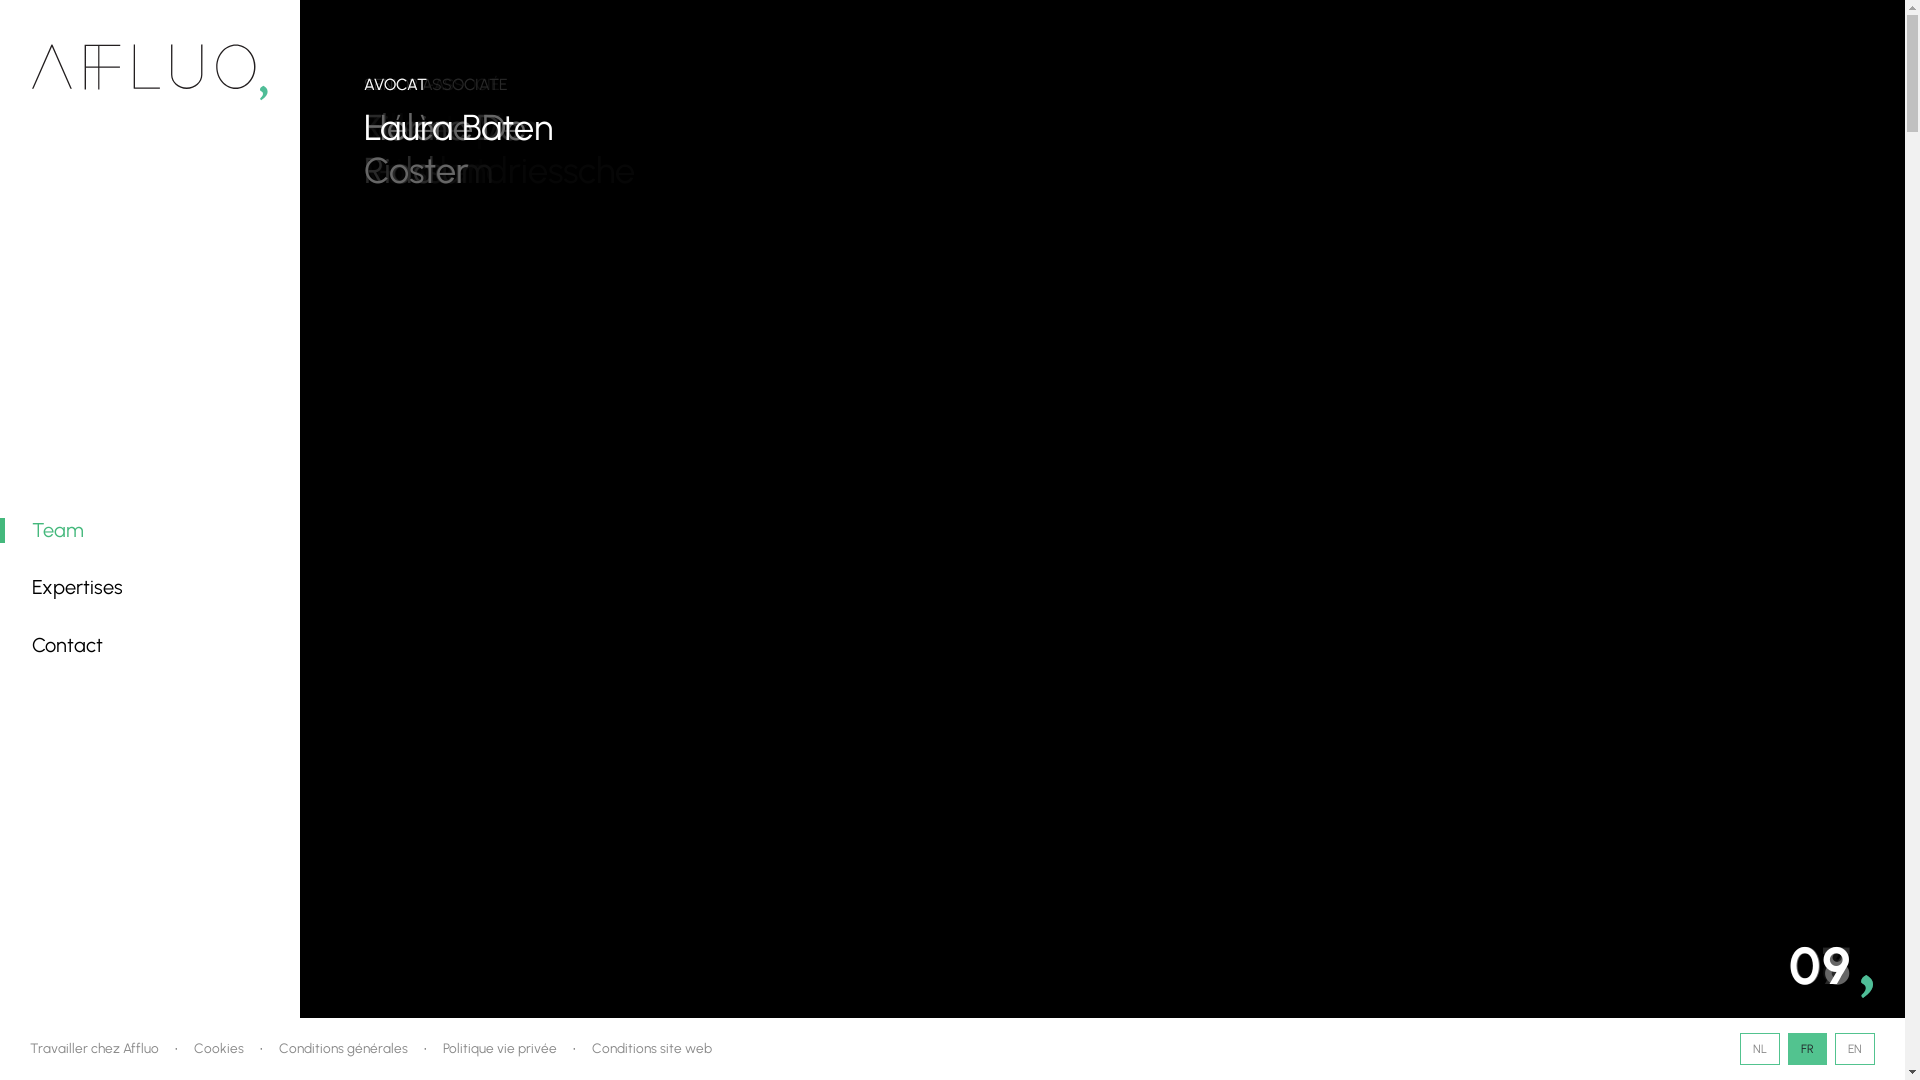 The image size is (1920, 1080). I want to click on 'Expertises', so click(77, 585).